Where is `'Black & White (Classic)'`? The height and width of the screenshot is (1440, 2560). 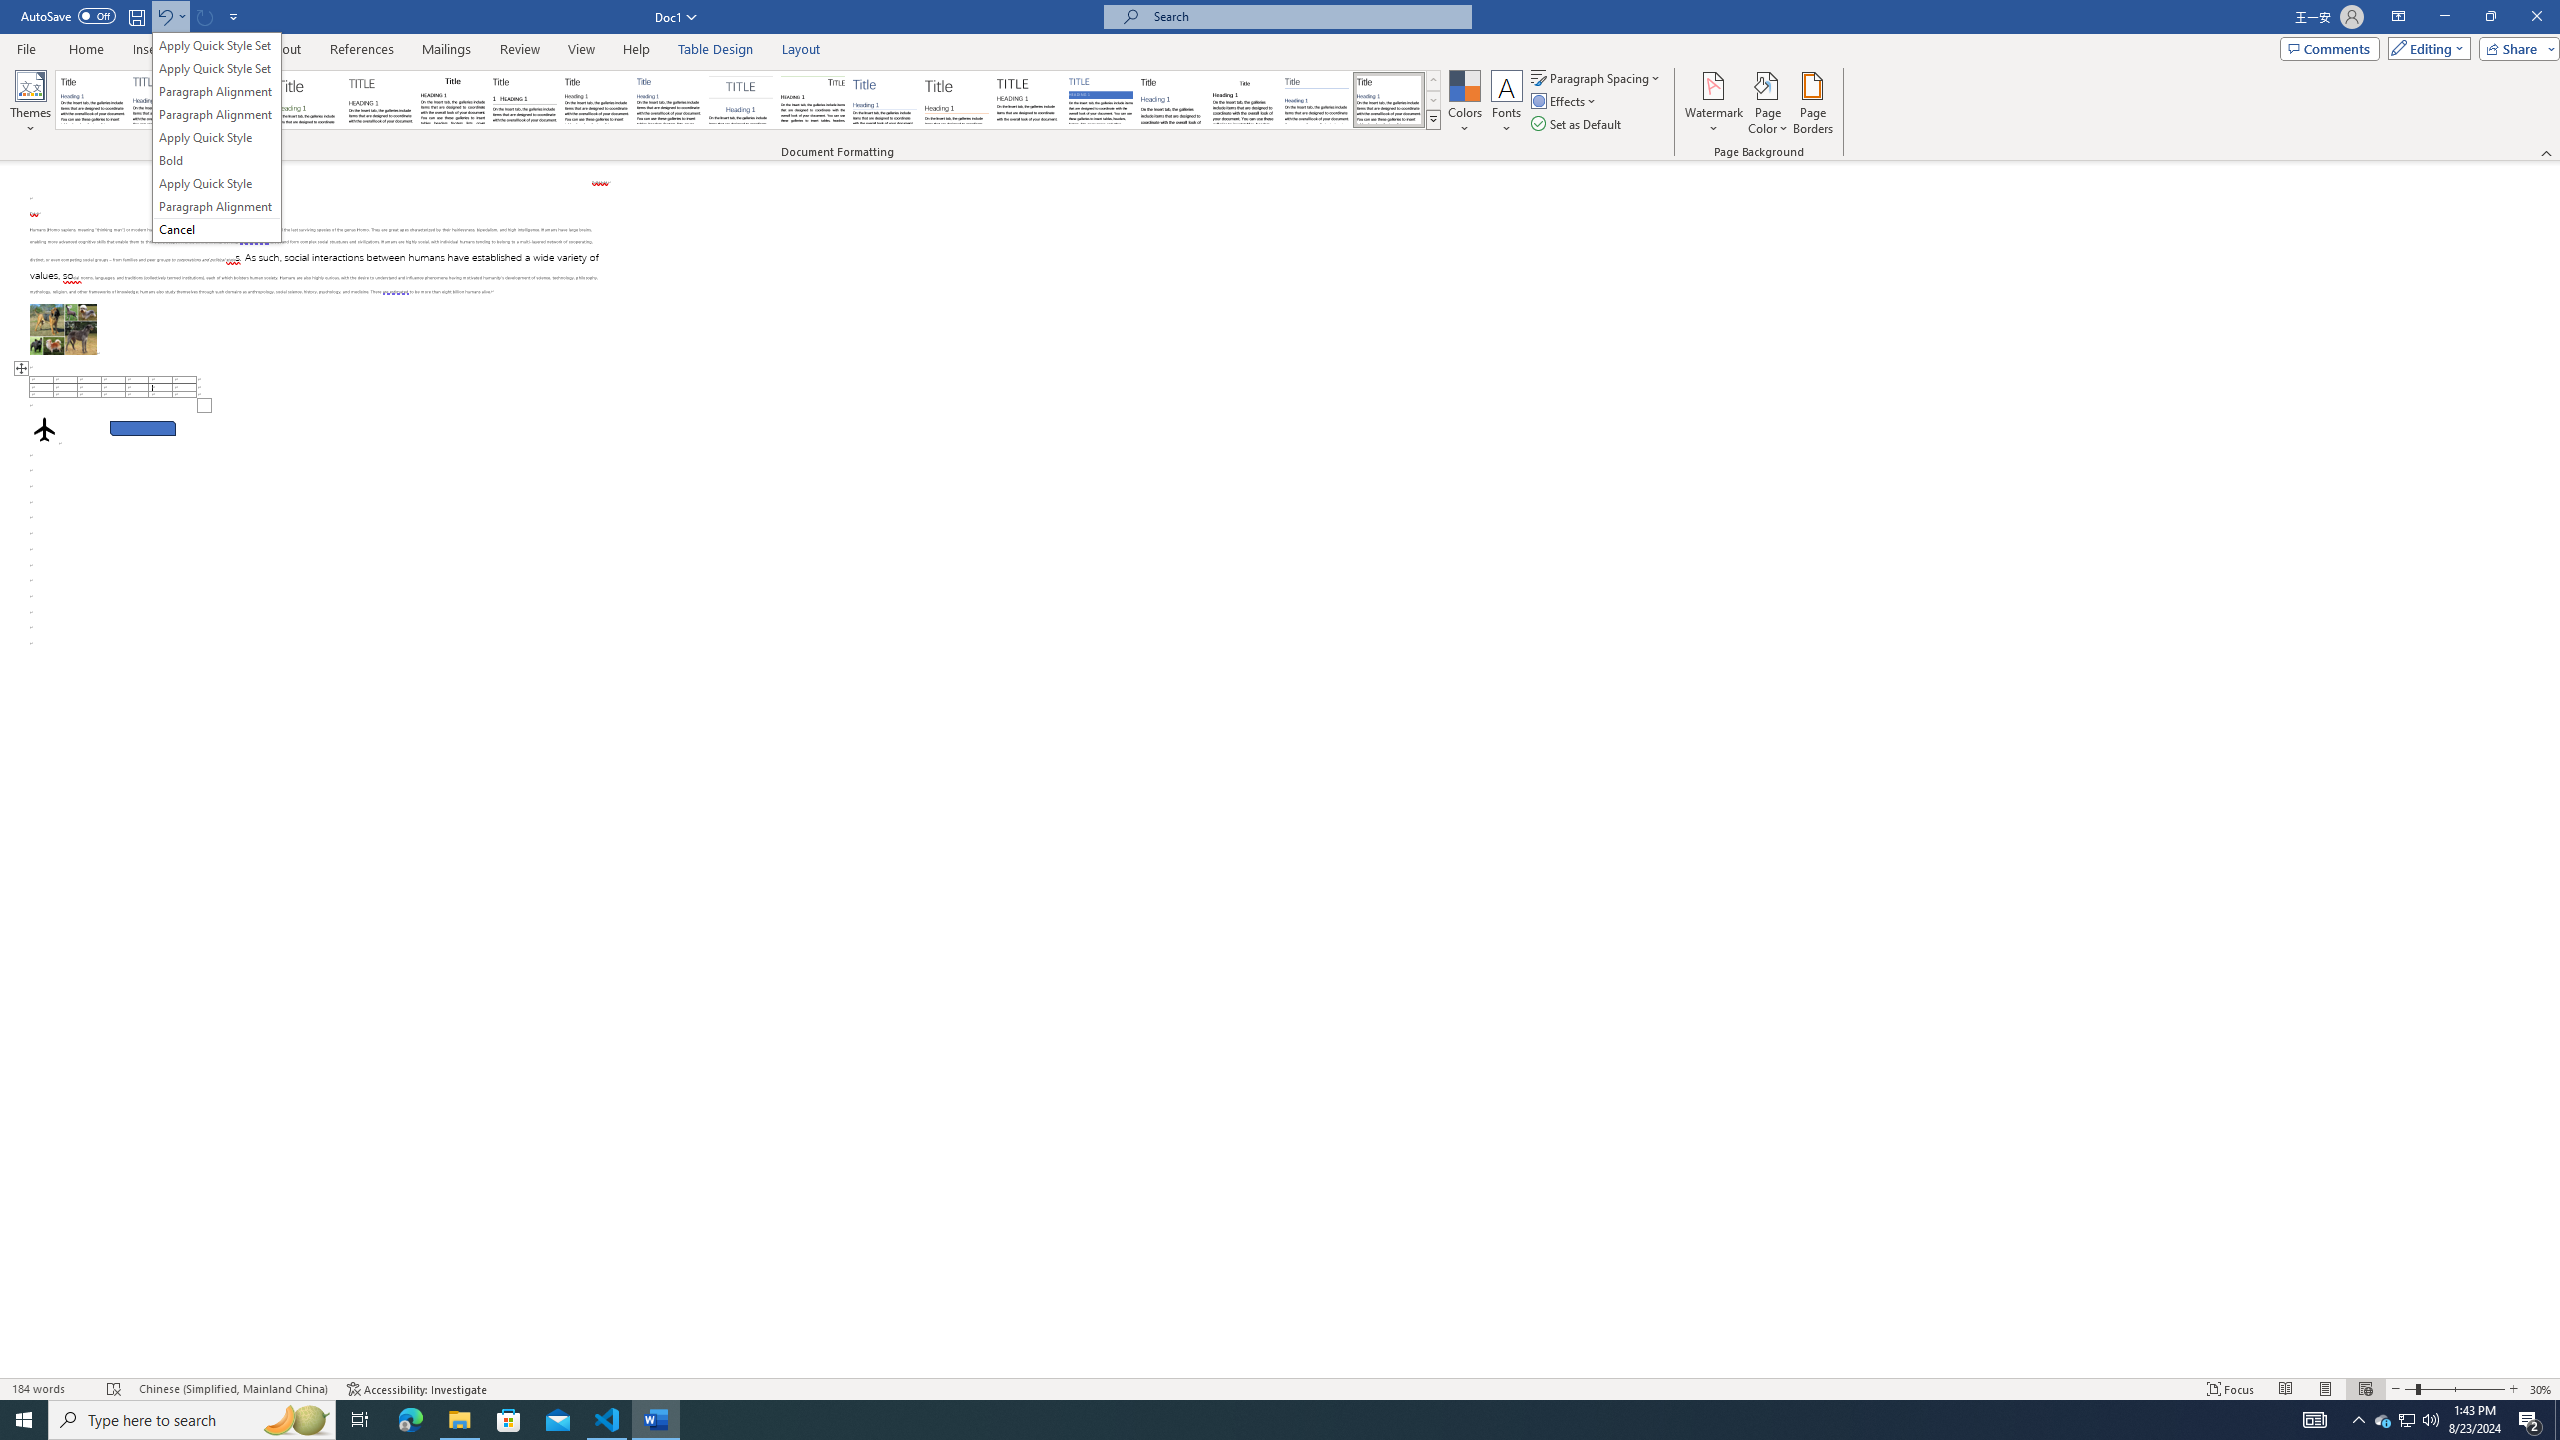
'Black & White (Classic)' is located at coordinates (452, 99).